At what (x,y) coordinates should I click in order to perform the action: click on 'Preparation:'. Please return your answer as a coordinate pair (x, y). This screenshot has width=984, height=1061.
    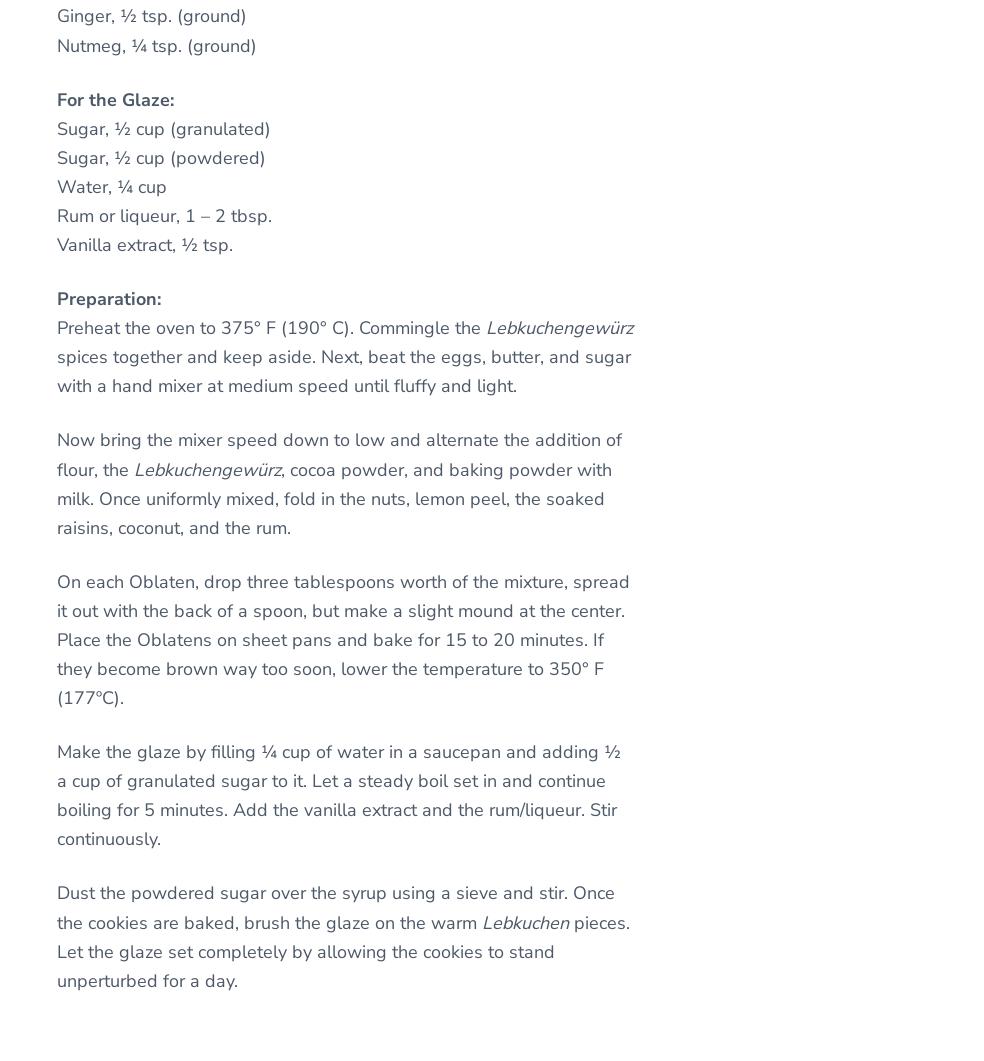
    Looking at the image, I should click on (108, 297).